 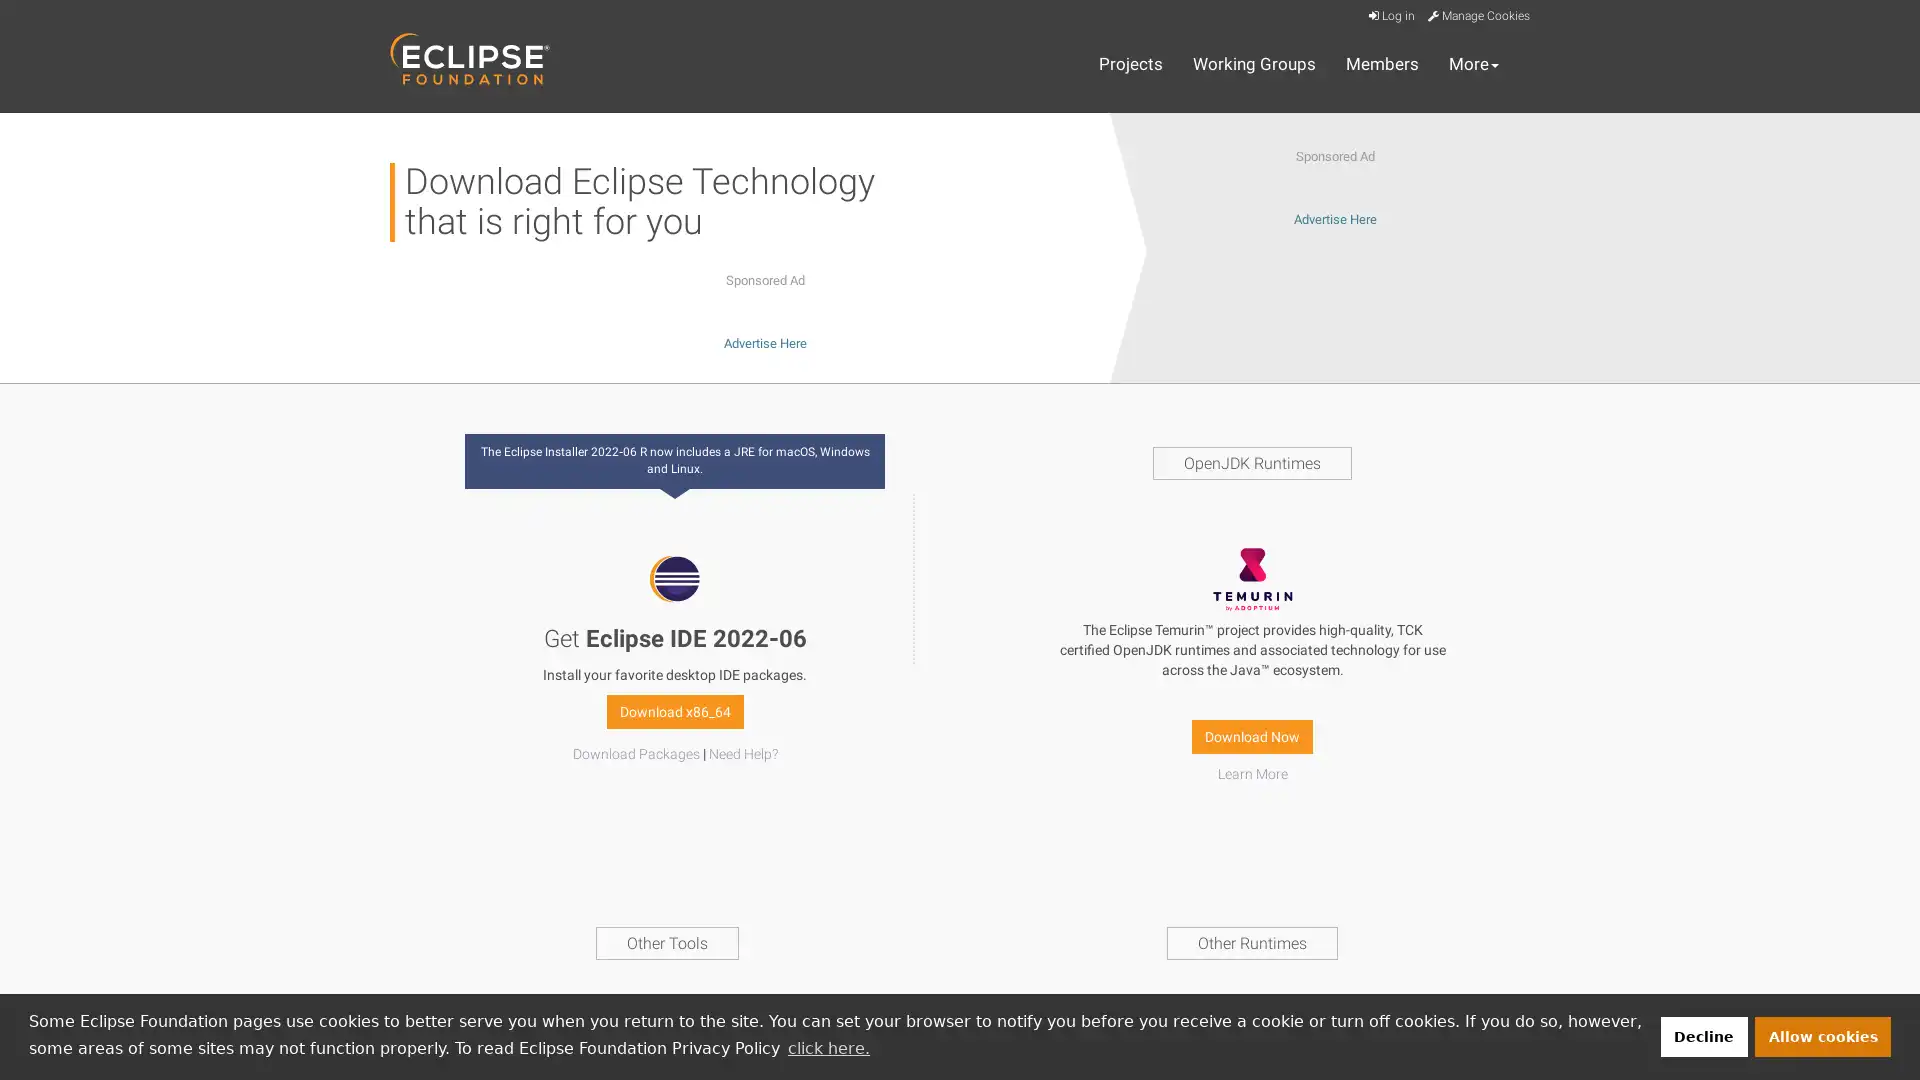 What do you see at coordinates (1473, 64) in the screenshot?
I see `More` at bounding box center [1473, 64].